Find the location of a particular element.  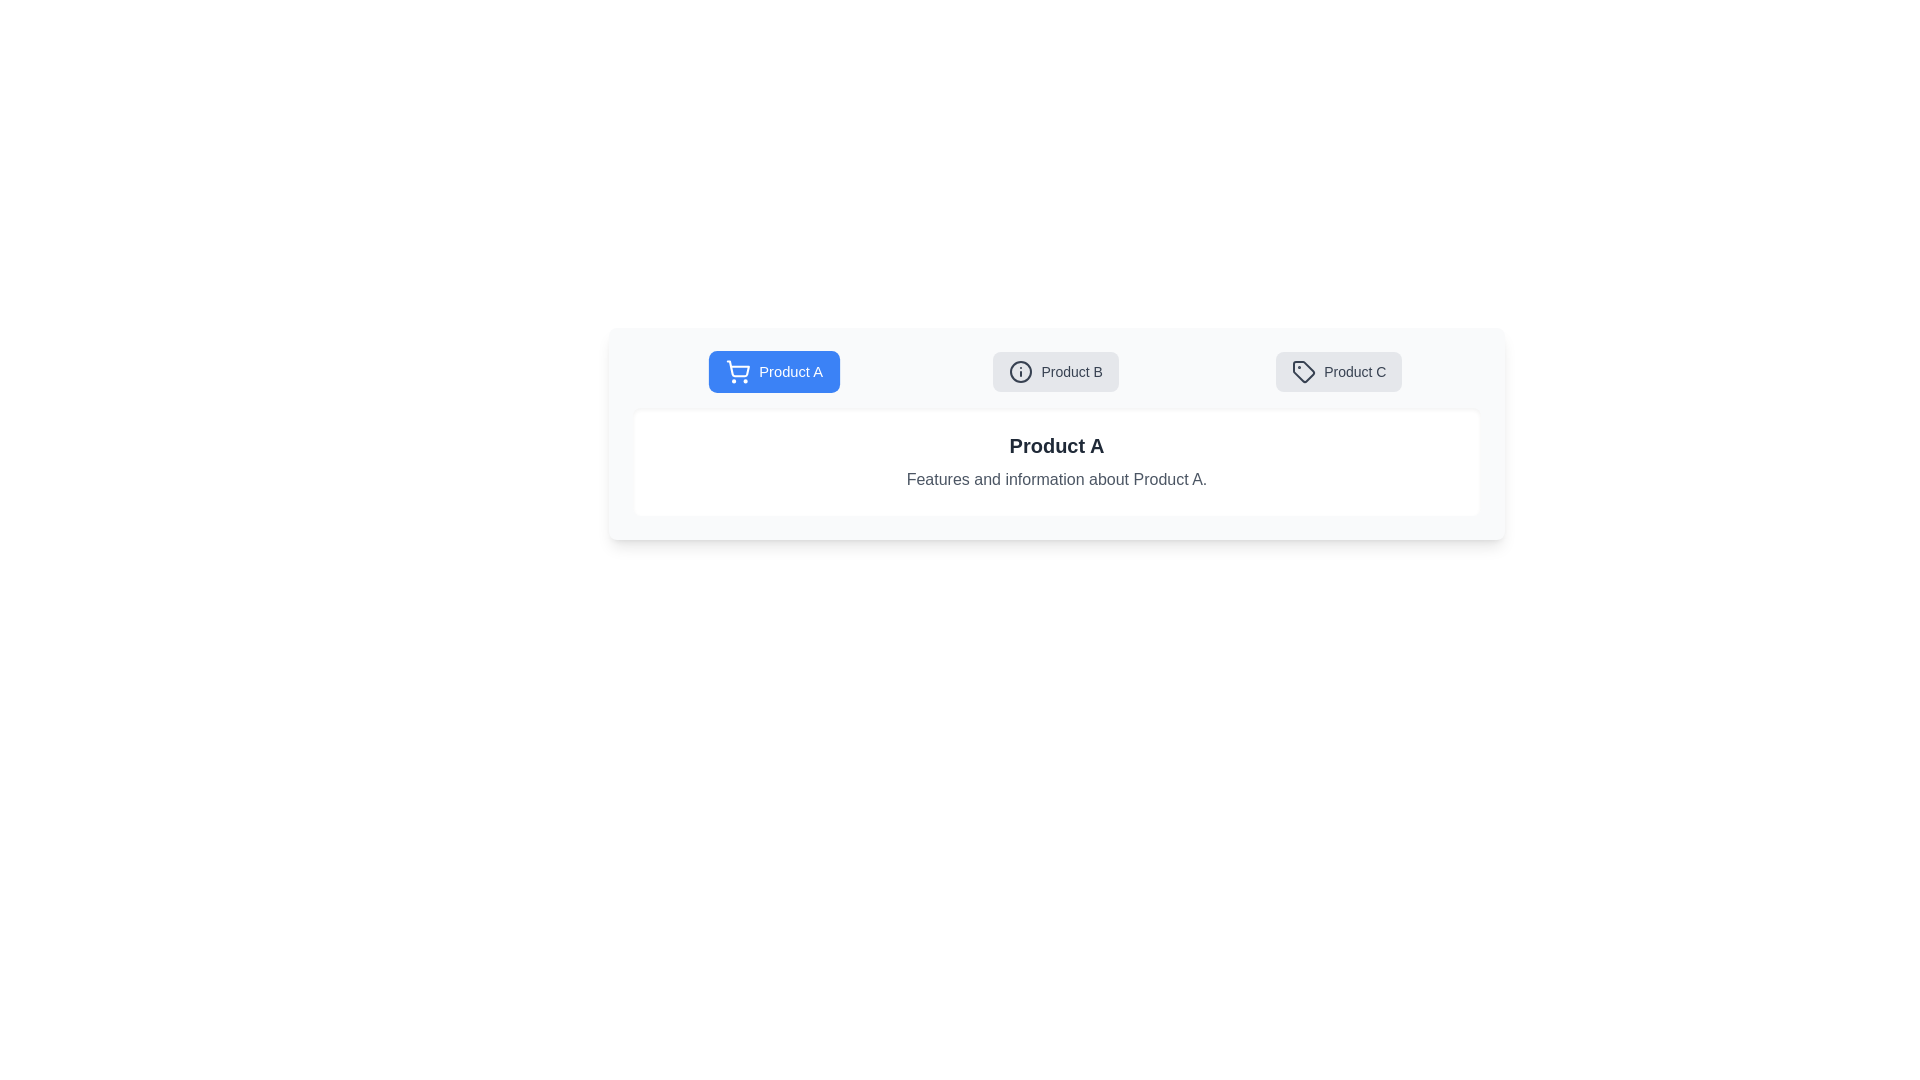

the tab corresponding to Product A to view its content is located at coordinates (772, 371).